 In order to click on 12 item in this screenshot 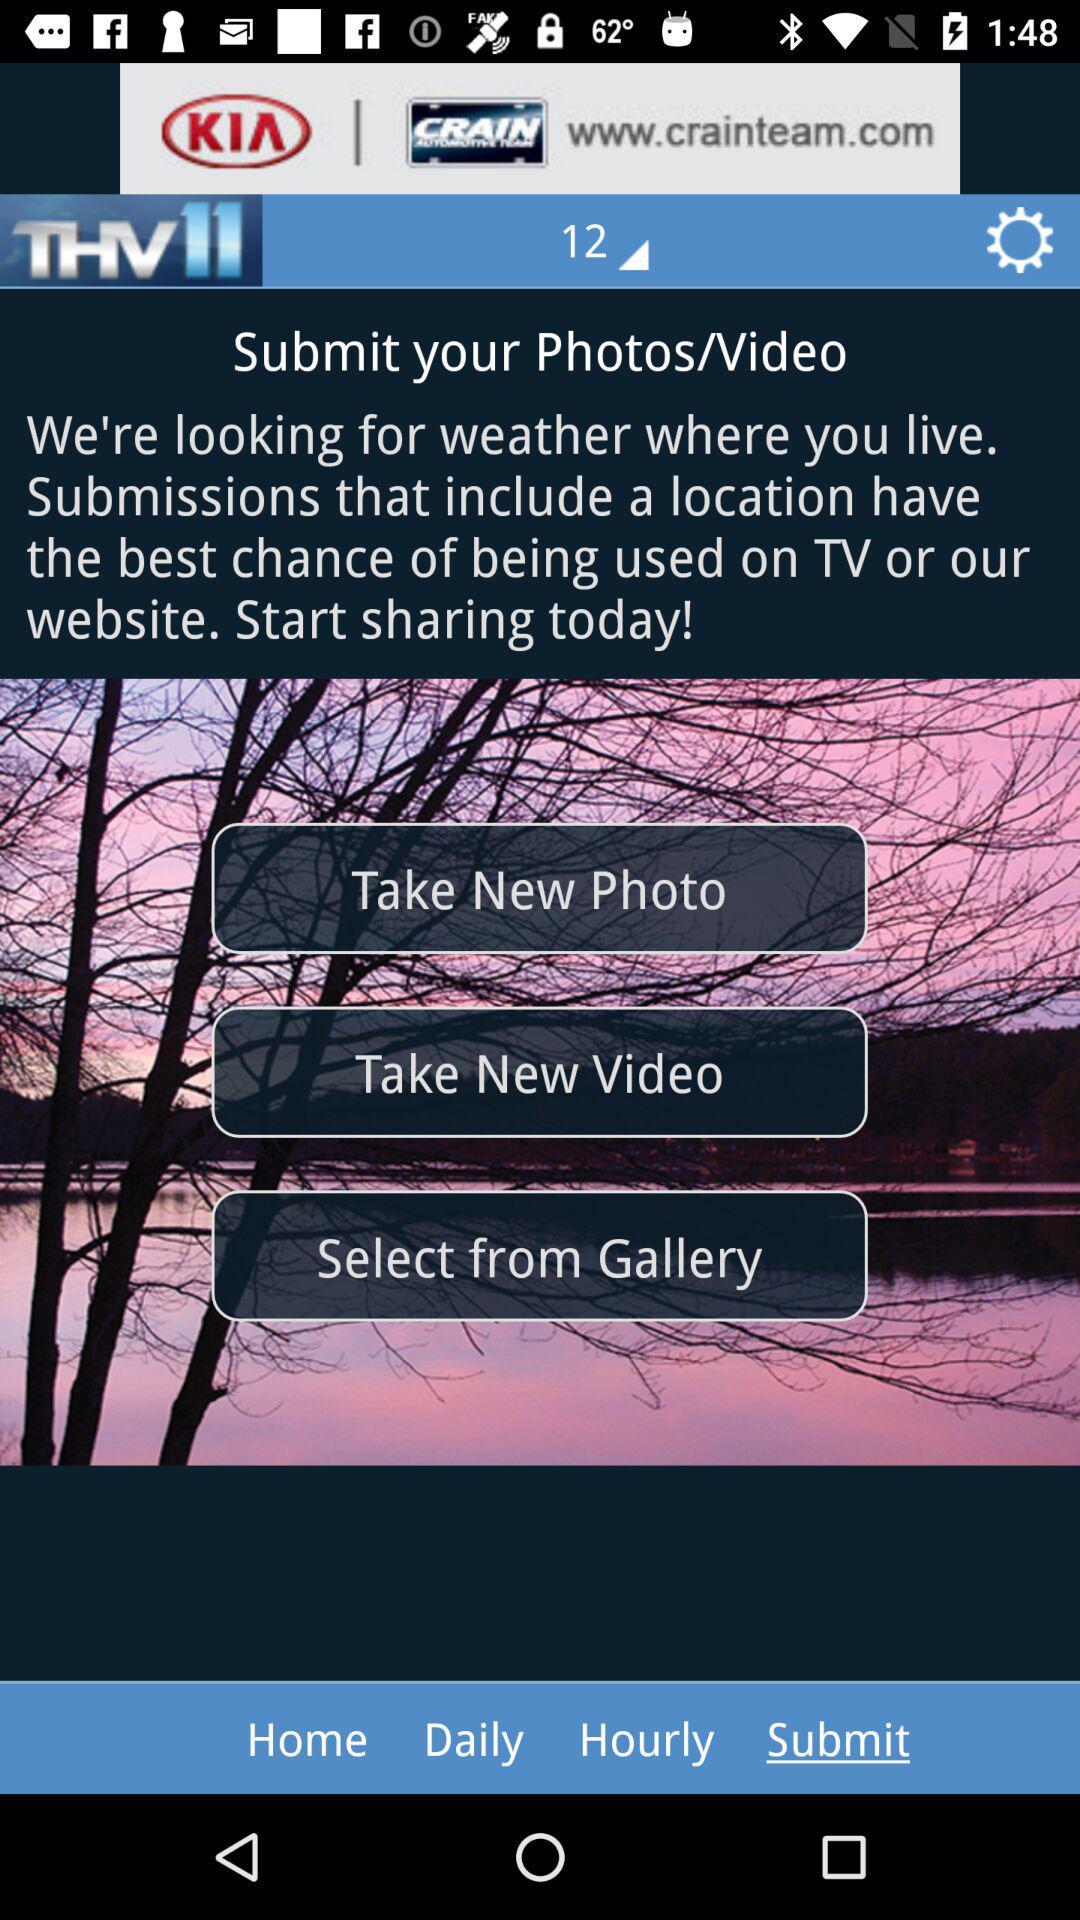, I will do `click(617, 240)`.